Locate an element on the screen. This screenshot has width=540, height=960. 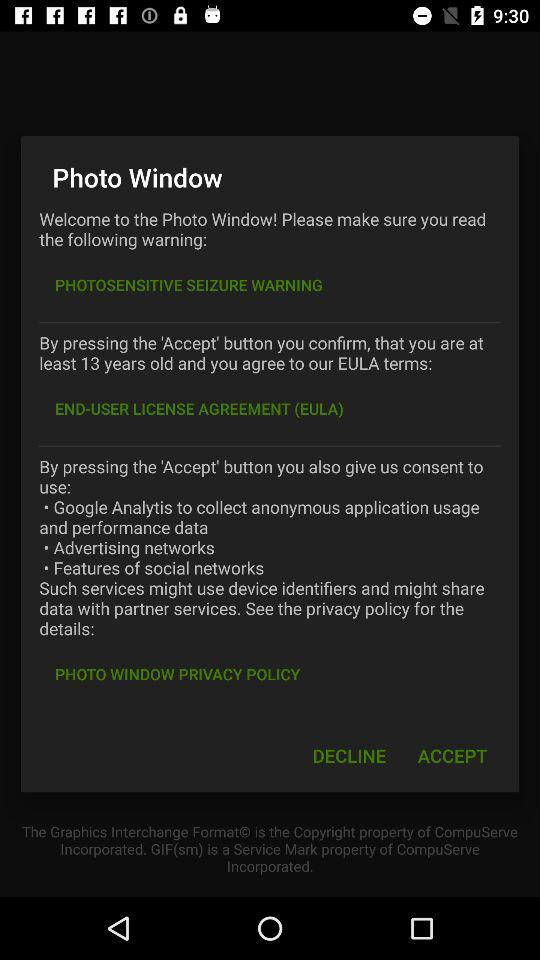
the photosensitive seizure warning item is located at coordinates (189, 284).